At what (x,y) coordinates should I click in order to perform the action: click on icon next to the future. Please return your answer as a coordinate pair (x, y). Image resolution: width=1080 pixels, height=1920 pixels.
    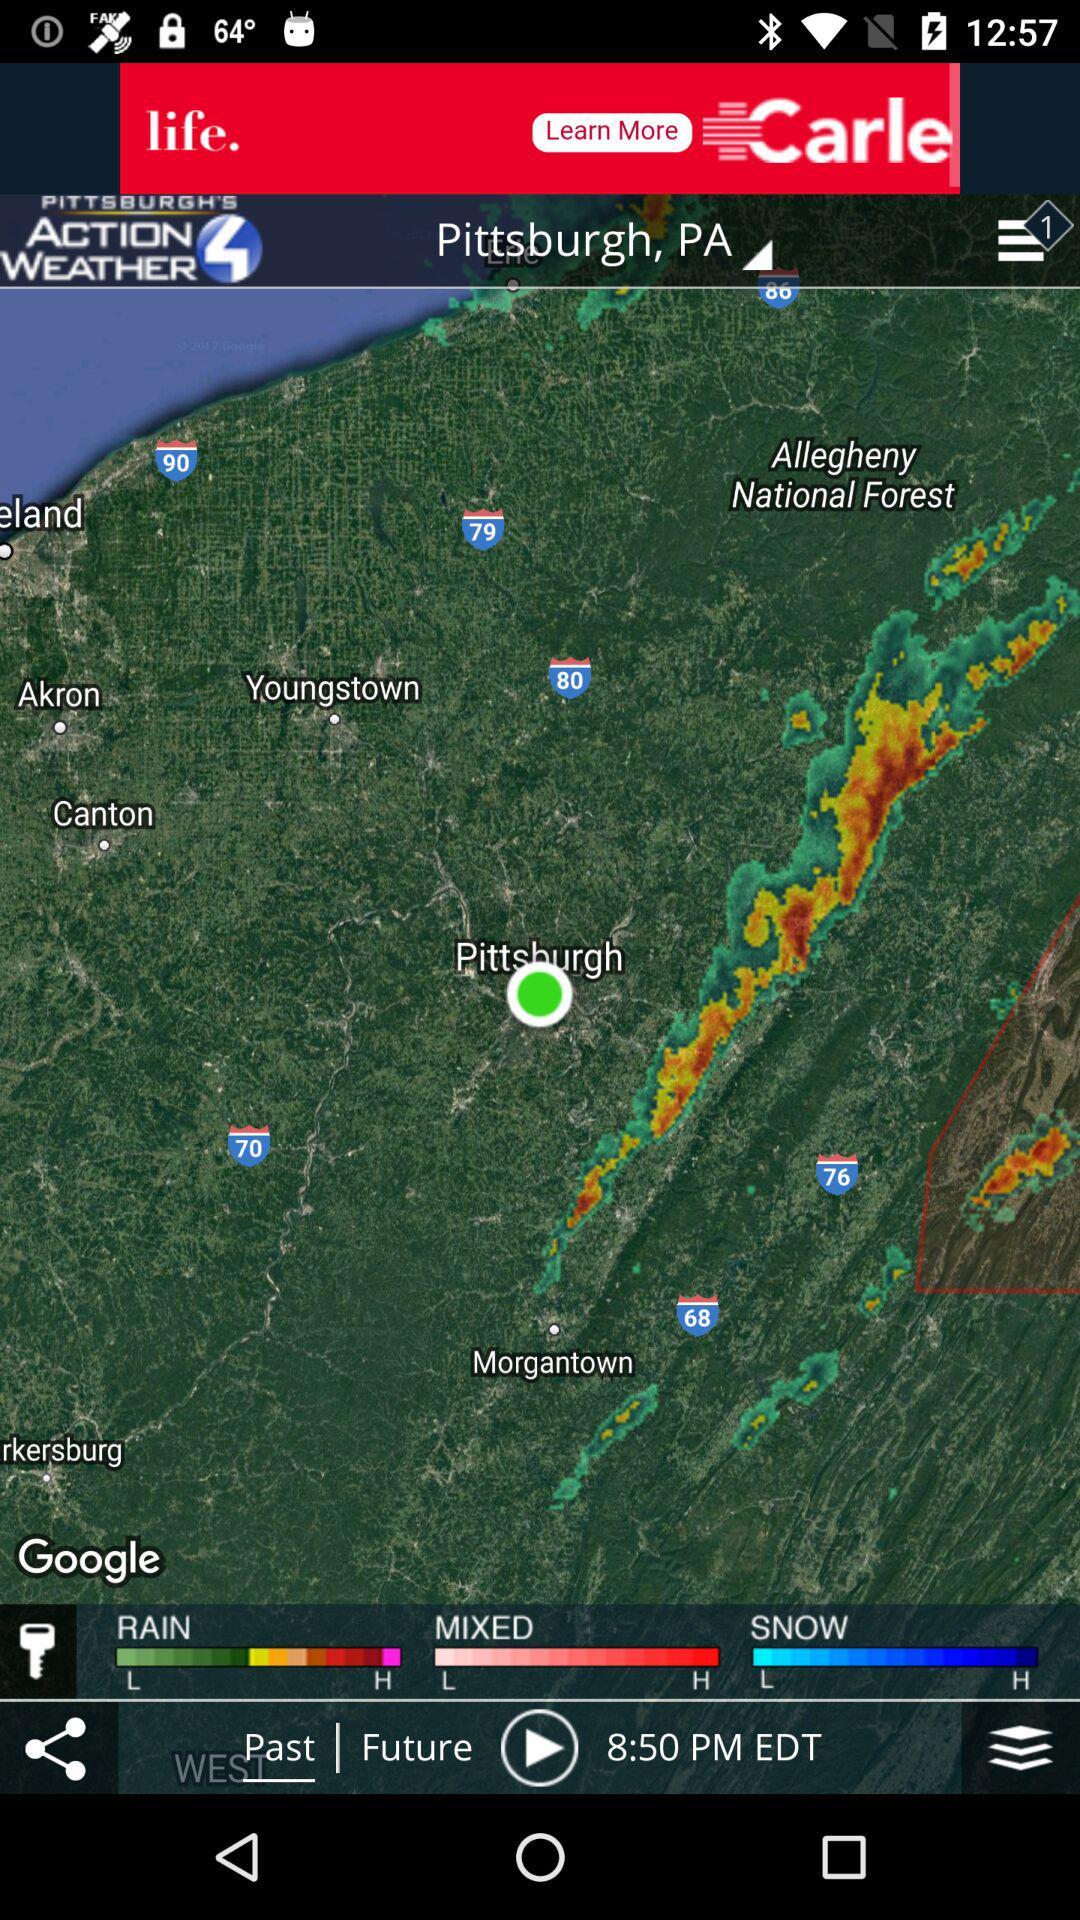
    Looking at the image, I should click on (538, 1746).